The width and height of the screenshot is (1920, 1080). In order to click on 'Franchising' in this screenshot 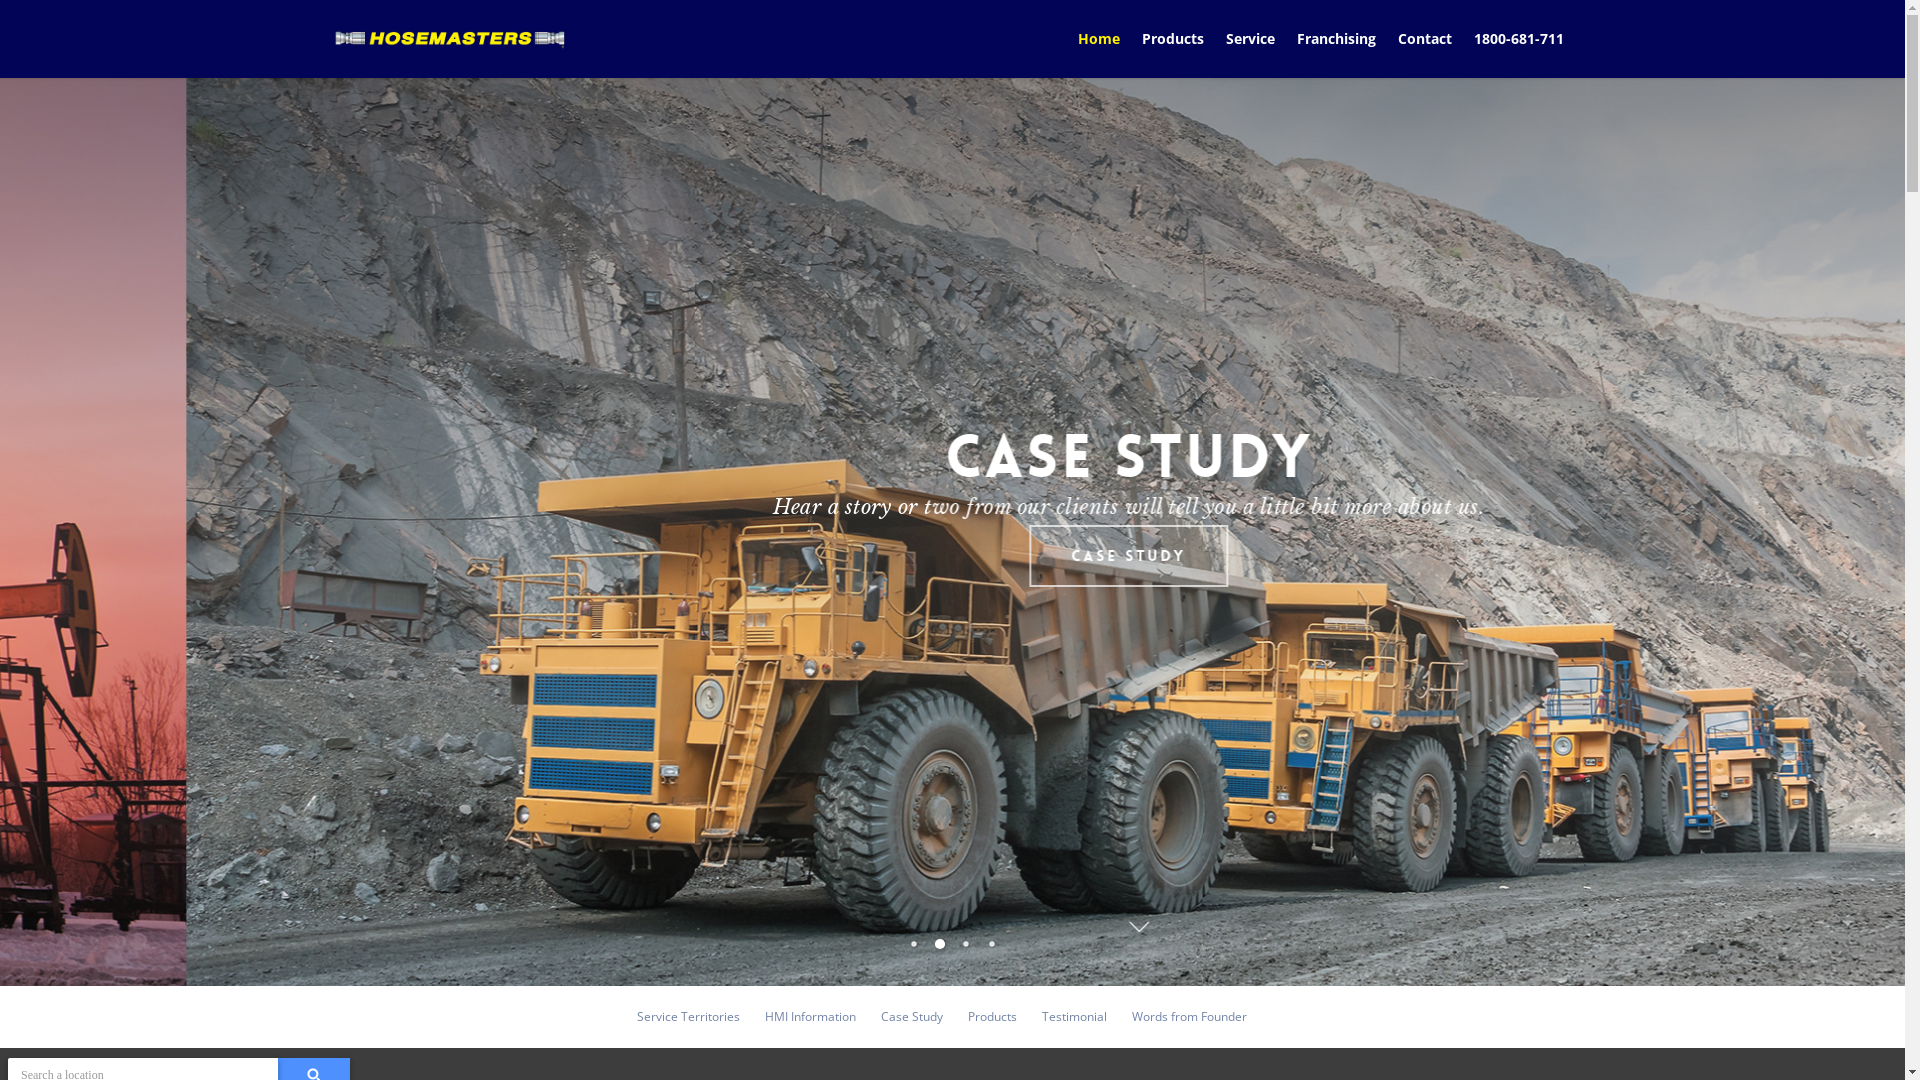, I will do `click(1336, 52)`.